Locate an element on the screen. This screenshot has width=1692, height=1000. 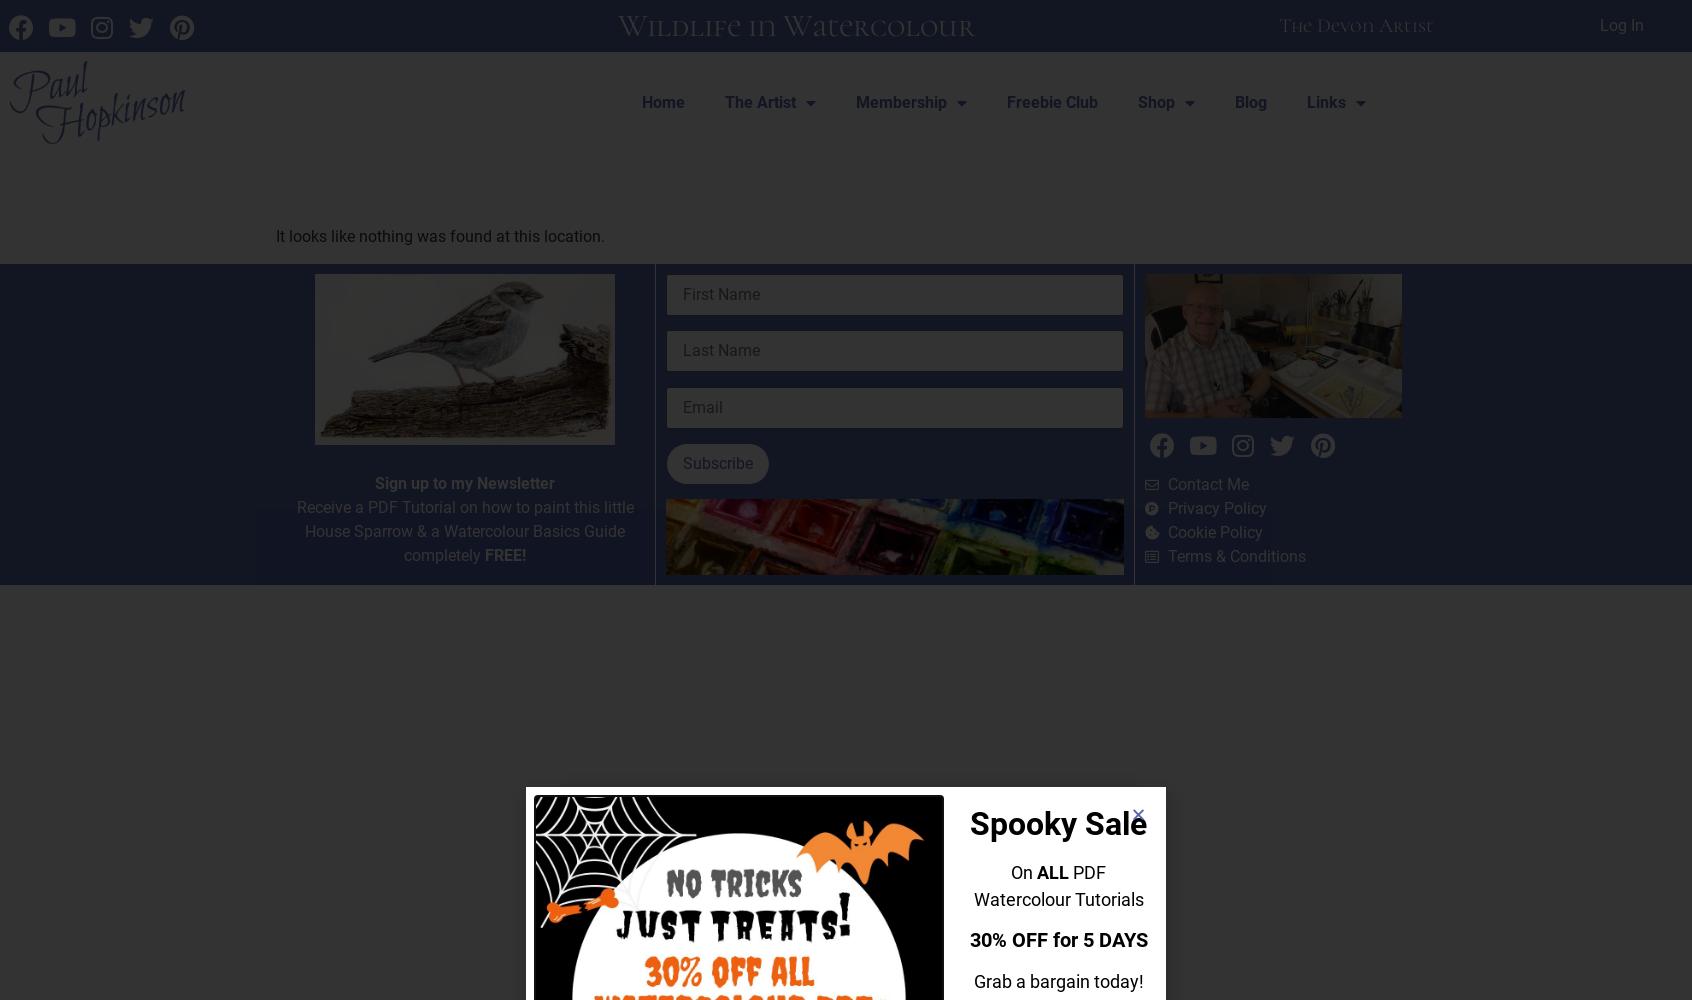
'Sign up to my Newsletter' is located at coordinates (463, 481).